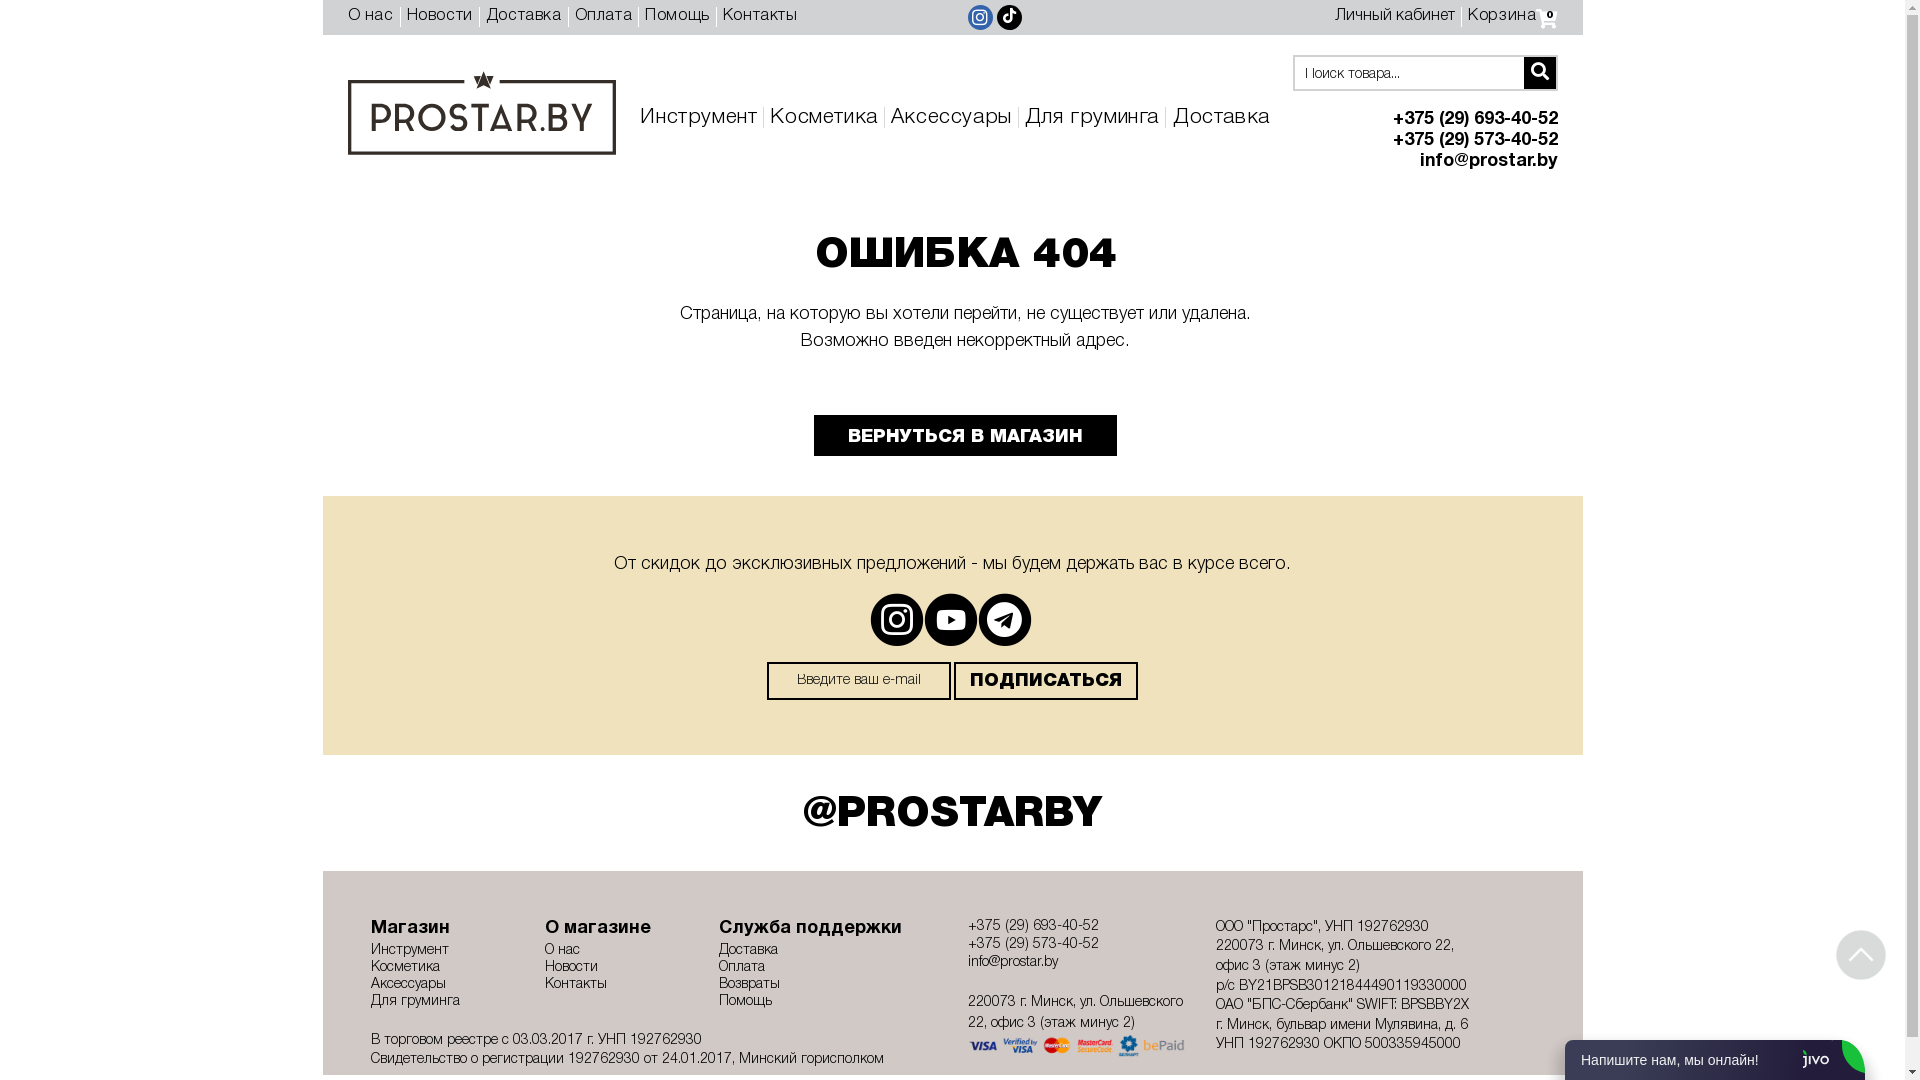 The width and height of the screenshot is (1920, 1080). What do you see at coordinates (1076, 1044) in the screenshot?
I see `'Pay_Card_2.png'` at bounding box center [1076, 1044].